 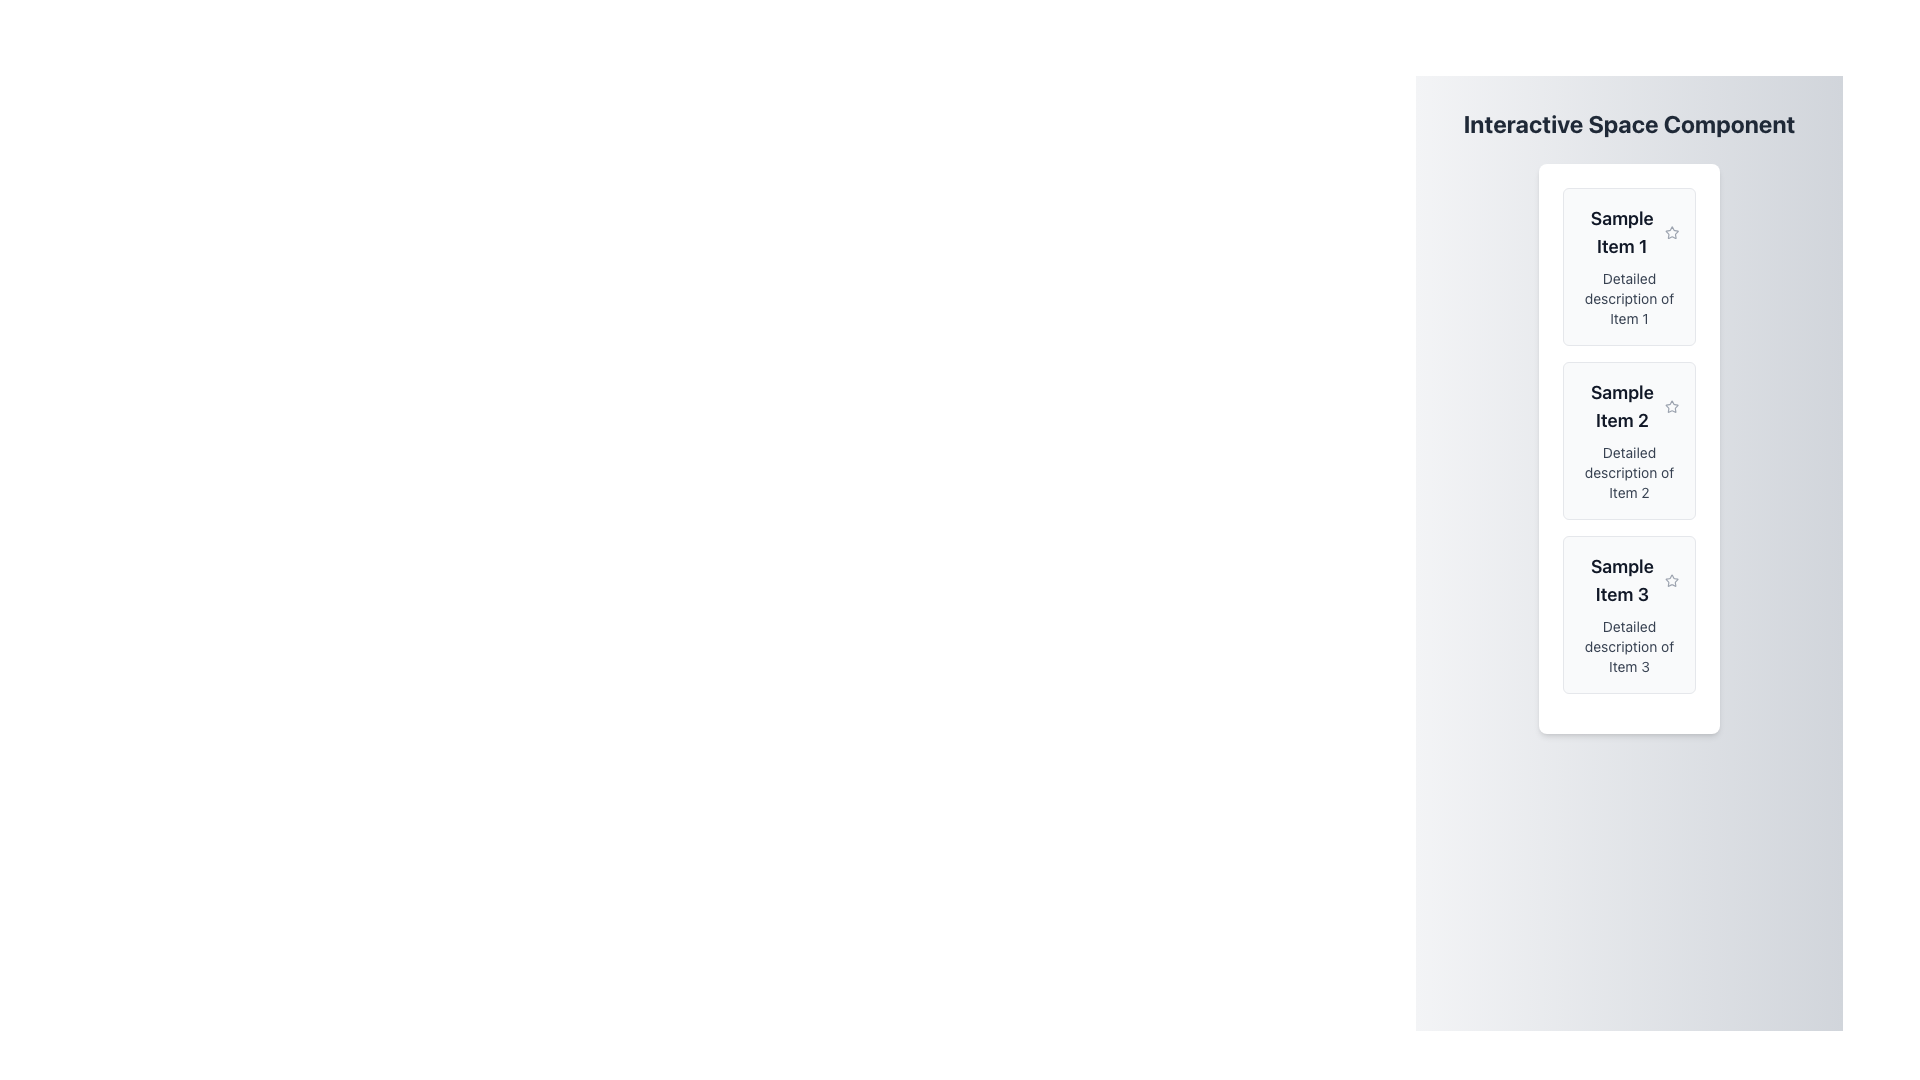 I want to click on the star icon with a gray outline next to 'Sample Item 2', so click(x=1672, y=406).